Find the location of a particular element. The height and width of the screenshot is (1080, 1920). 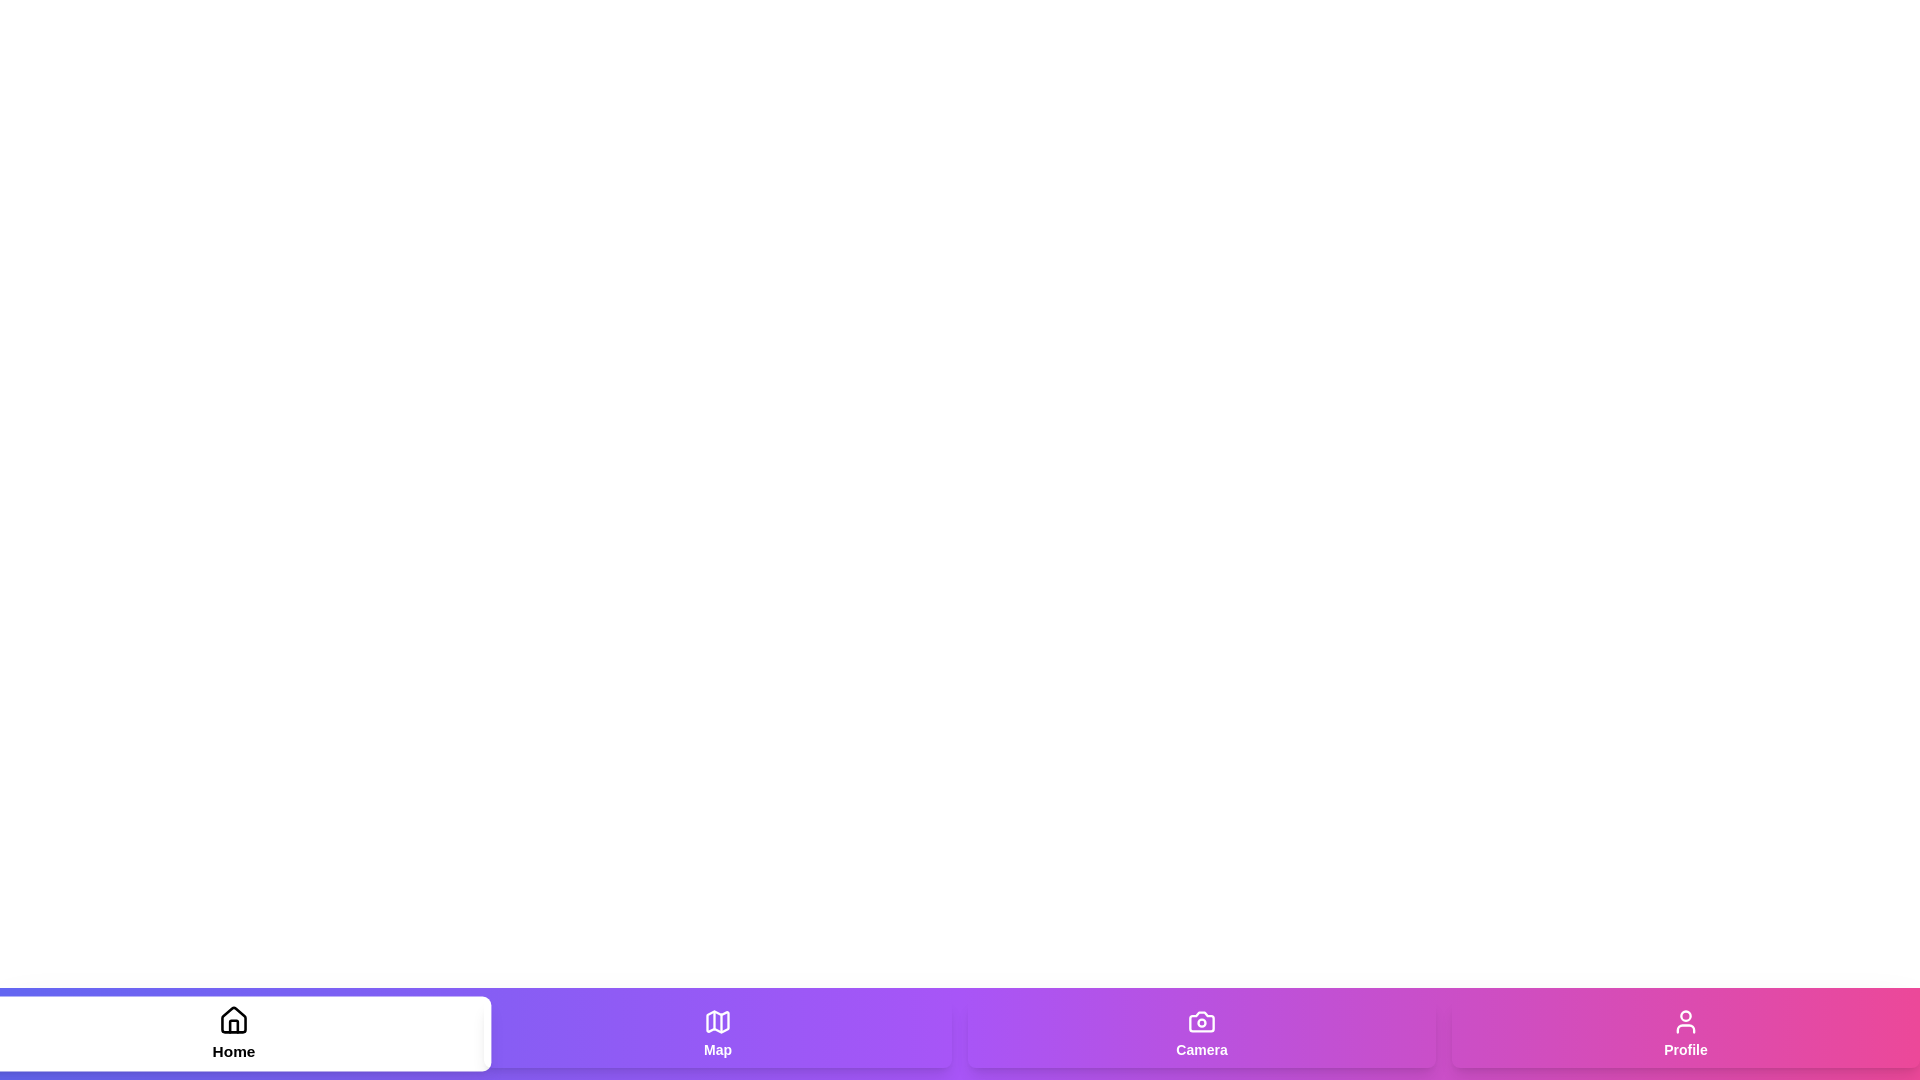

the Profile tab to navigate to its section is located at coordinates (1684, 1033).